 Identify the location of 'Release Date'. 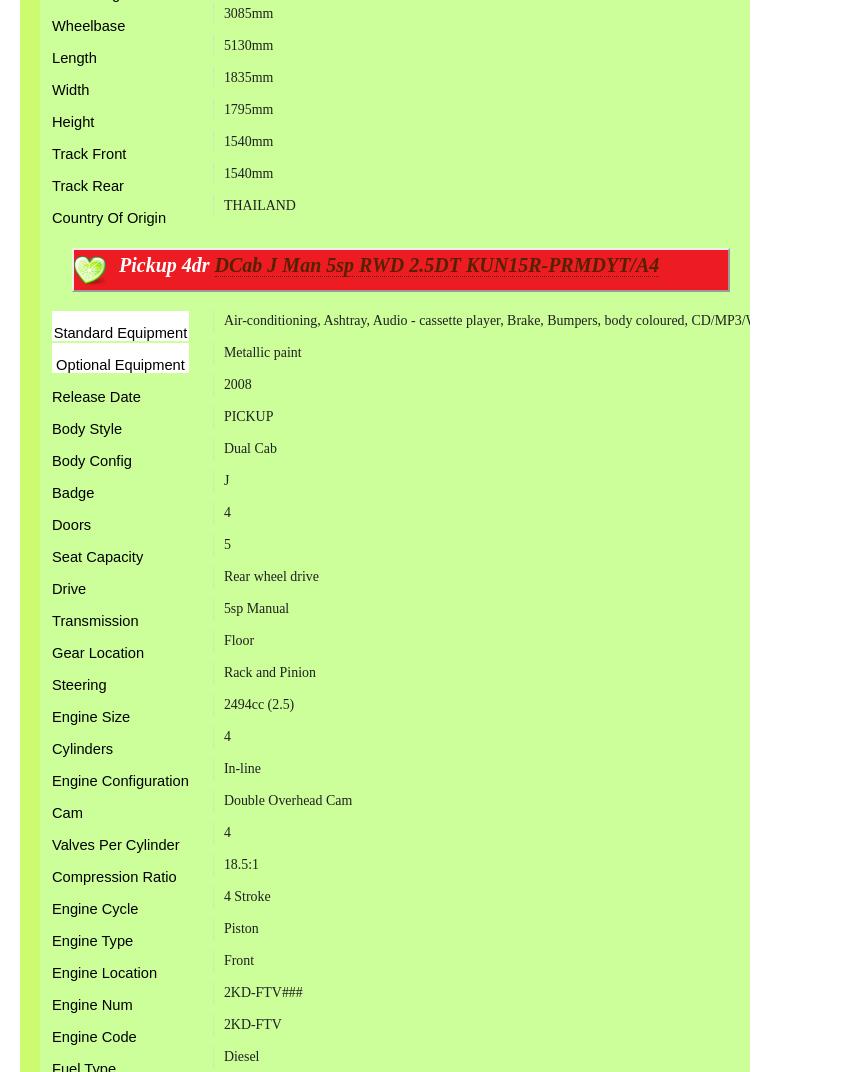
(95, 396).